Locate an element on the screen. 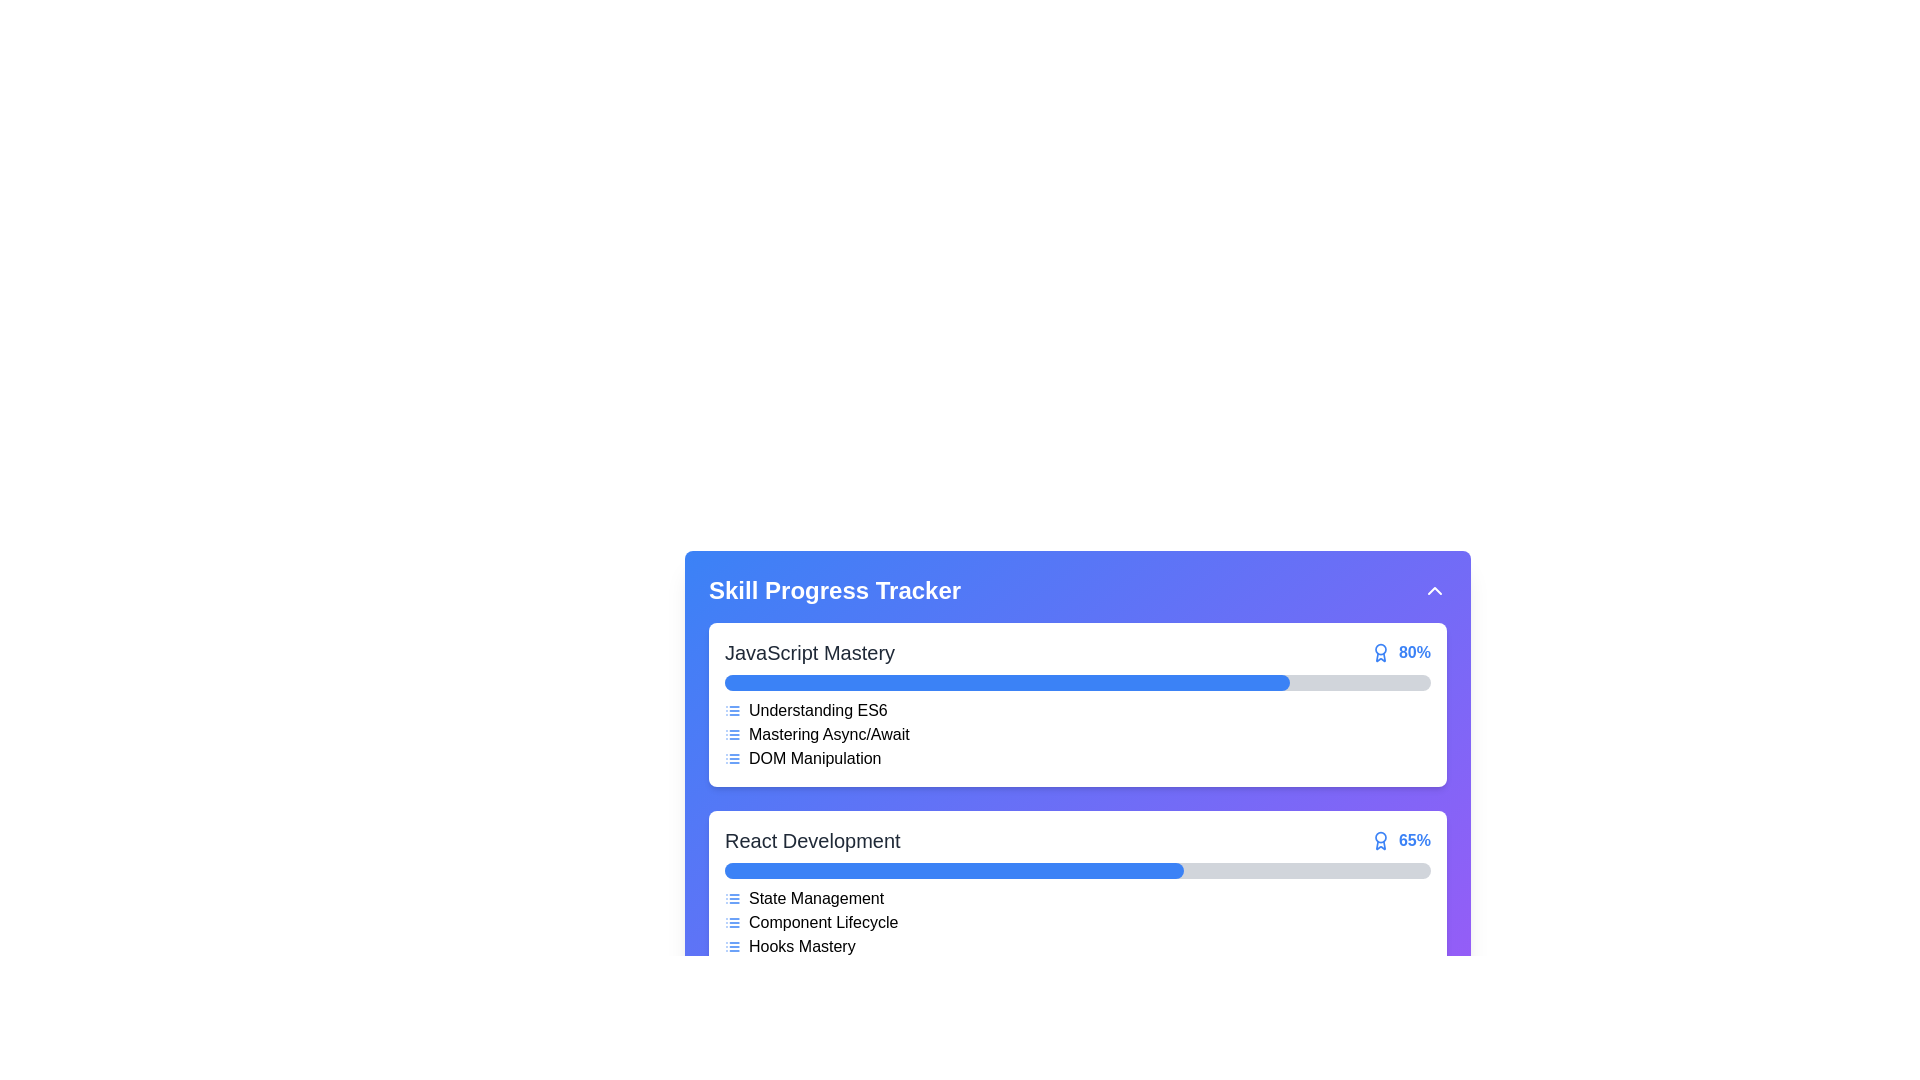  the Progress Indicator Bar that visually represents an 80% completion status of the JavaScript Mastery skill, located under the 'JavaScript Mastery' heading in the 'Skill Progress Tracker' interface is located at coordinates (1007, 681).